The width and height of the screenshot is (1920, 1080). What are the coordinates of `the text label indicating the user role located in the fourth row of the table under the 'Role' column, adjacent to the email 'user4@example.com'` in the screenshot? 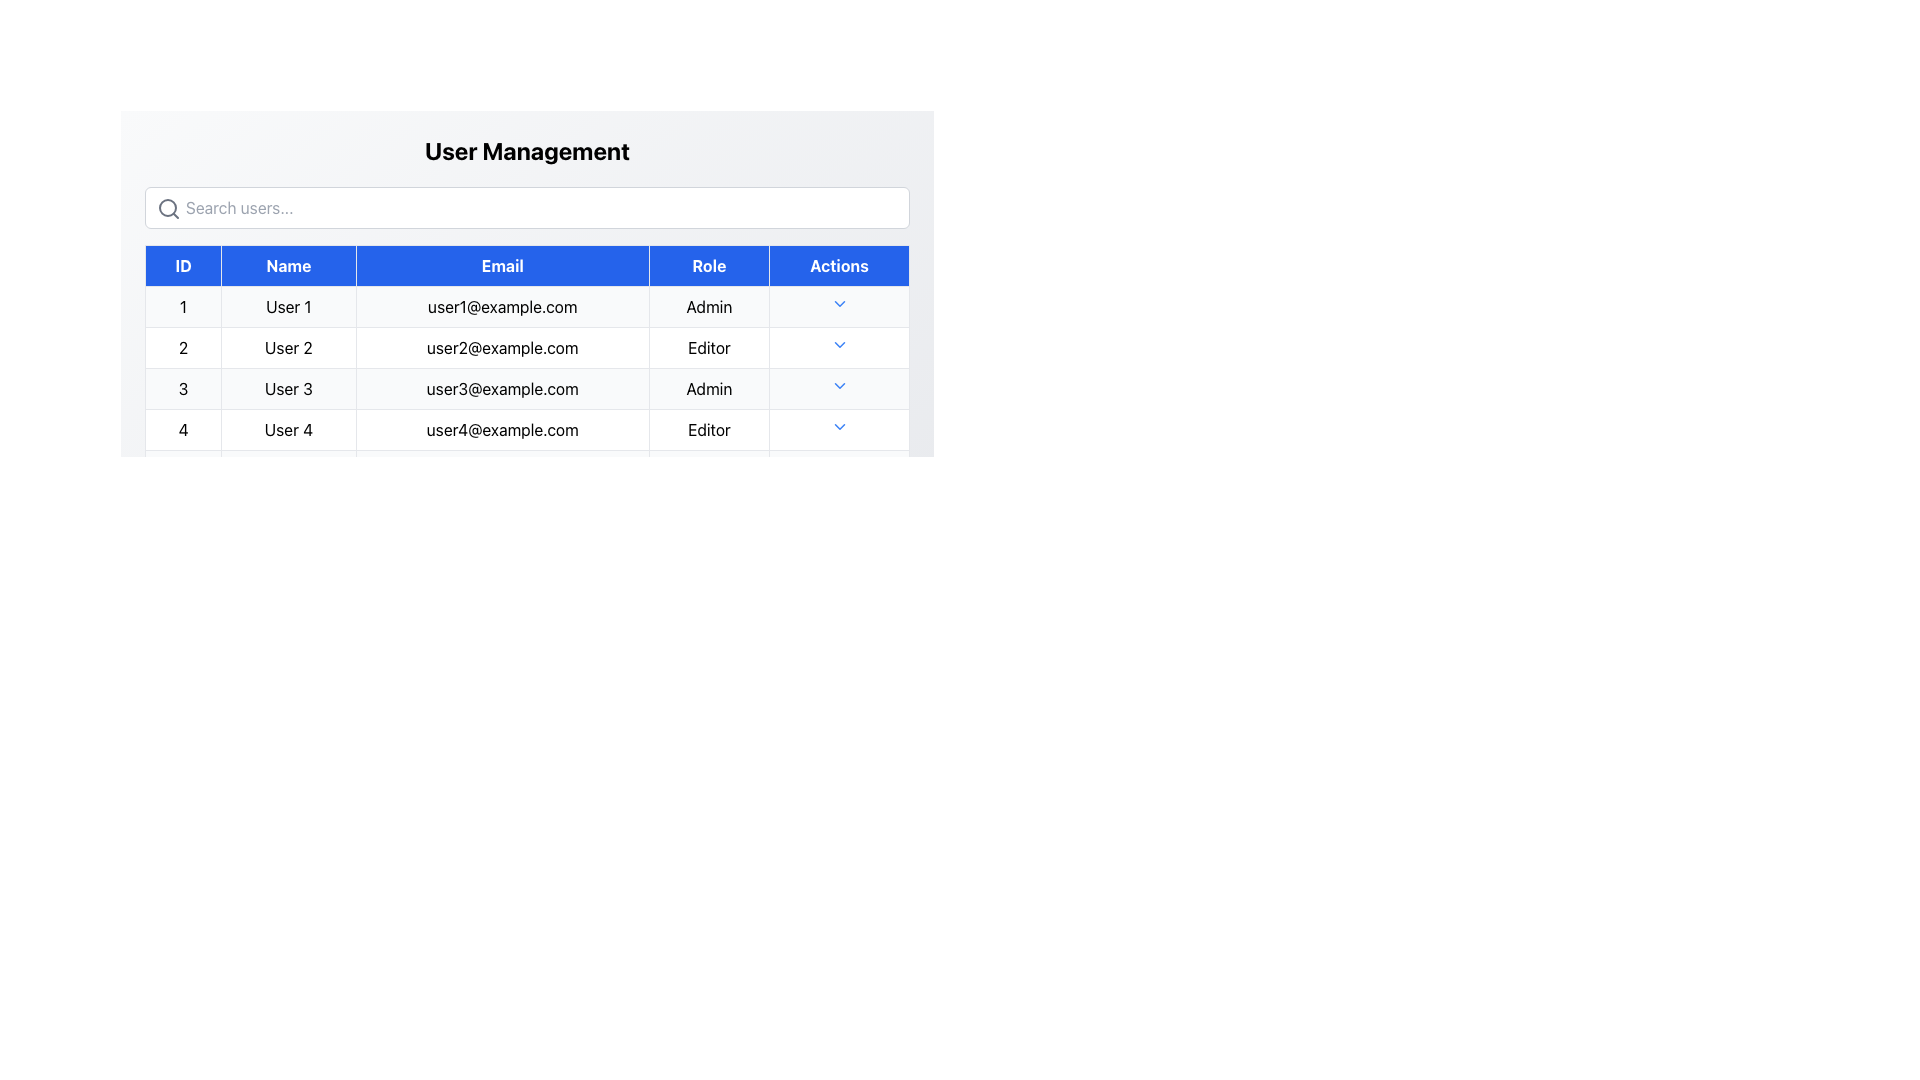 It's located at (709, 428).